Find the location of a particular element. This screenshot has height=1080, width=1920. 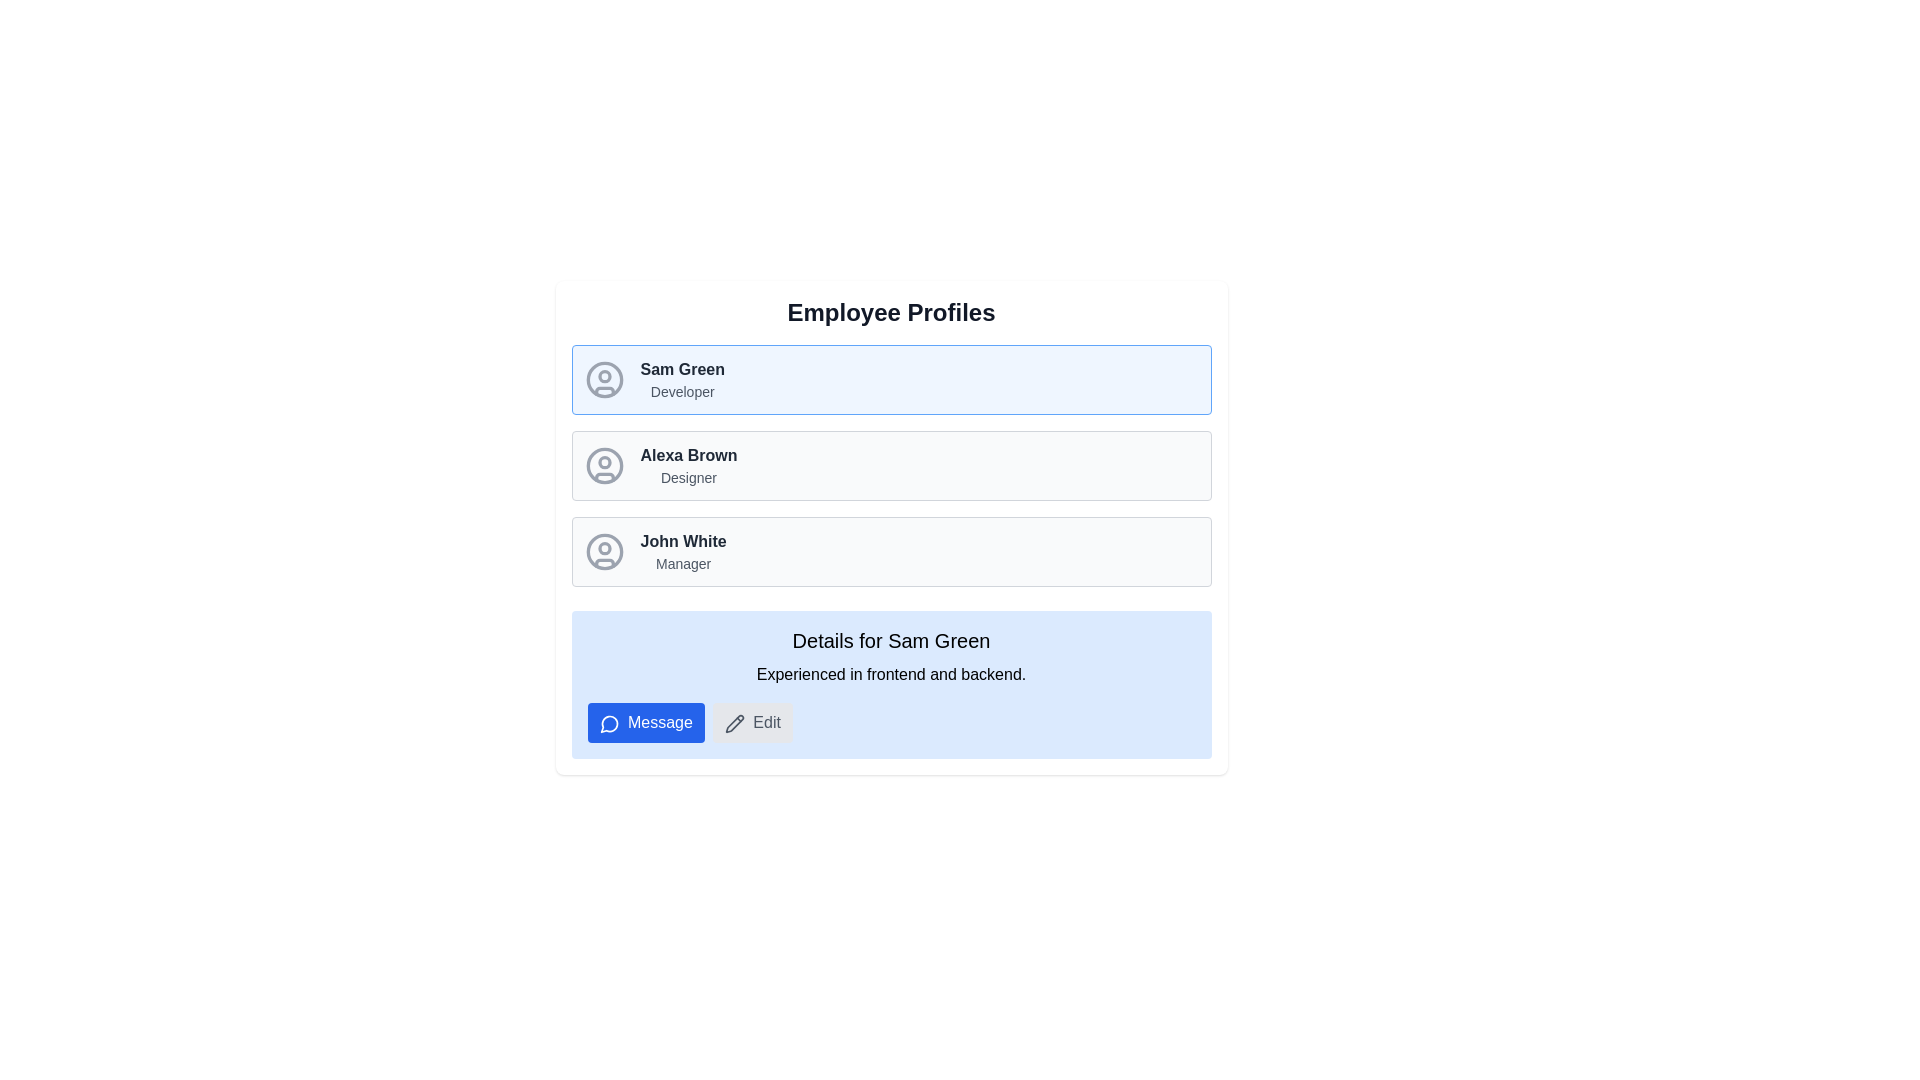

the circular user profile image representing 'John White' in the Employee Profiles section is located at coordinates (603, 551).